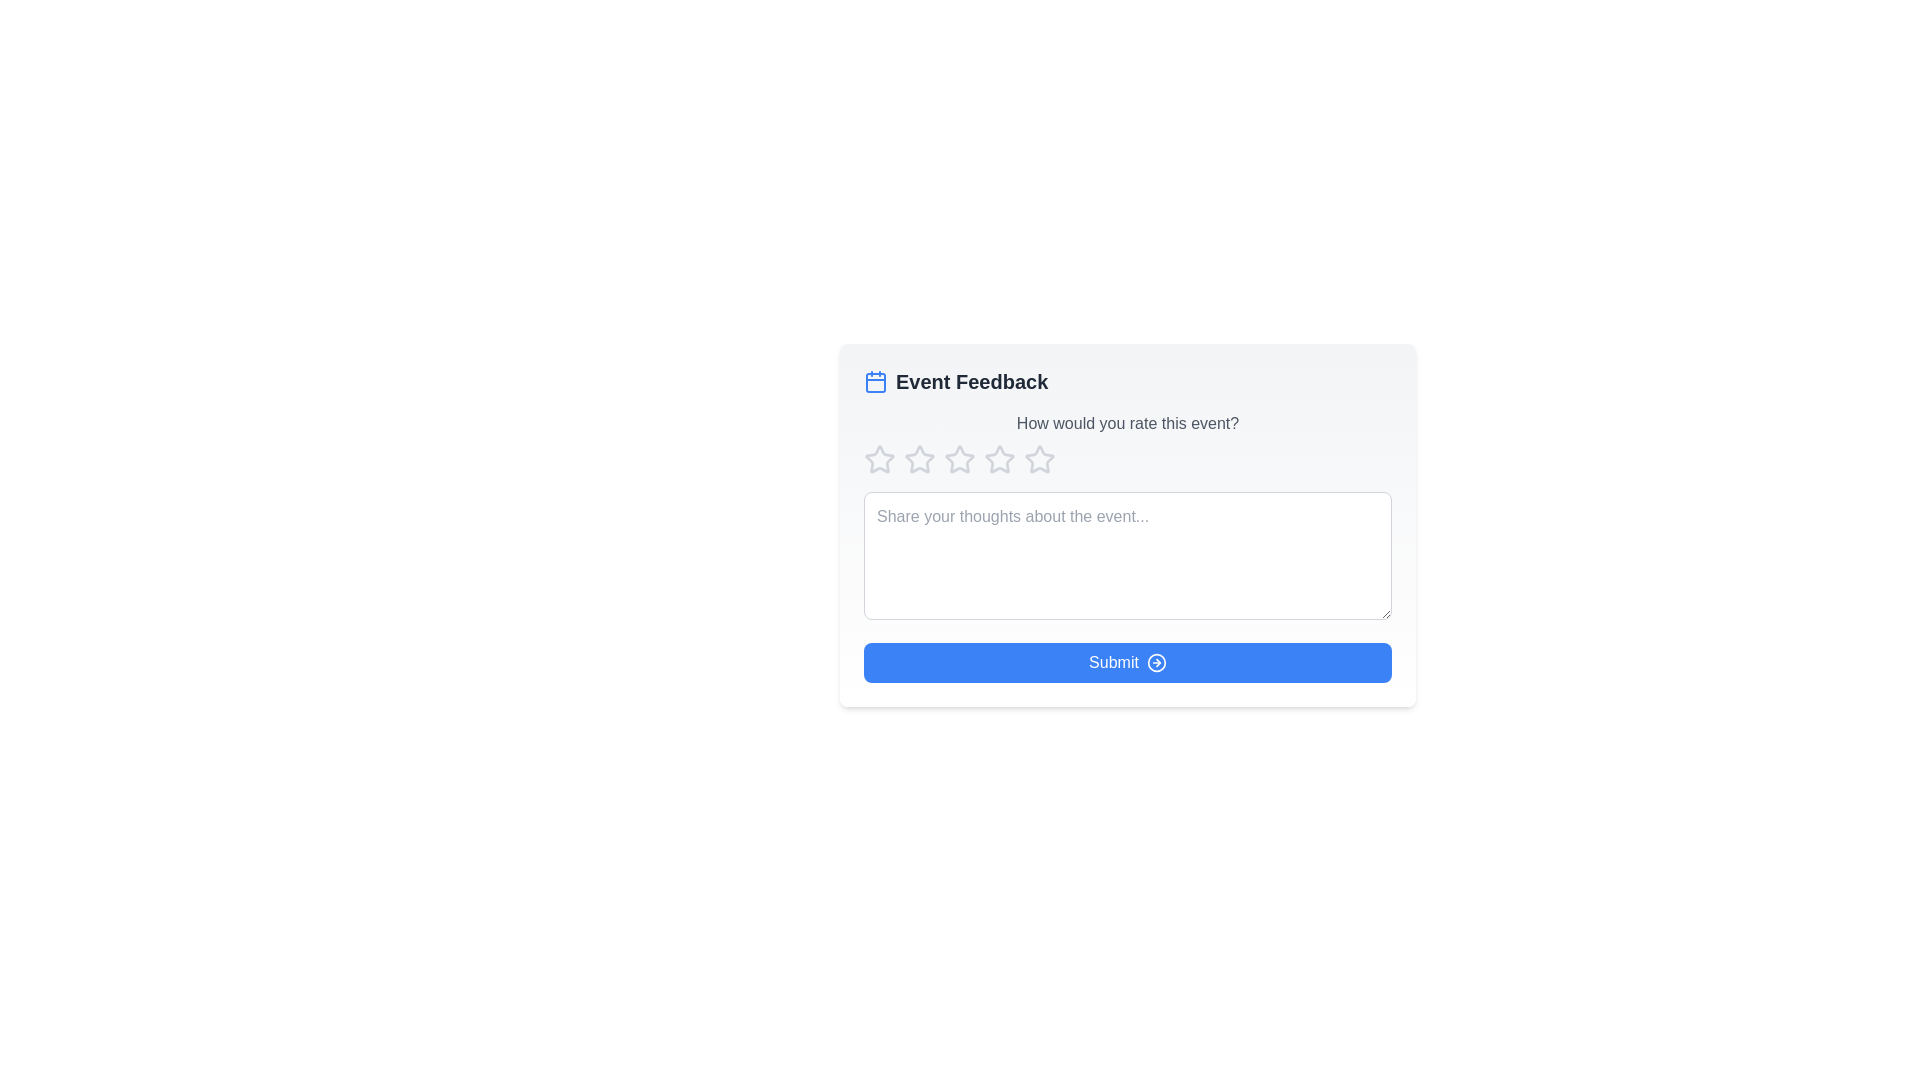  I want to click on the second star icon from the left in the horizontal group of five stars, so click(919, 459).